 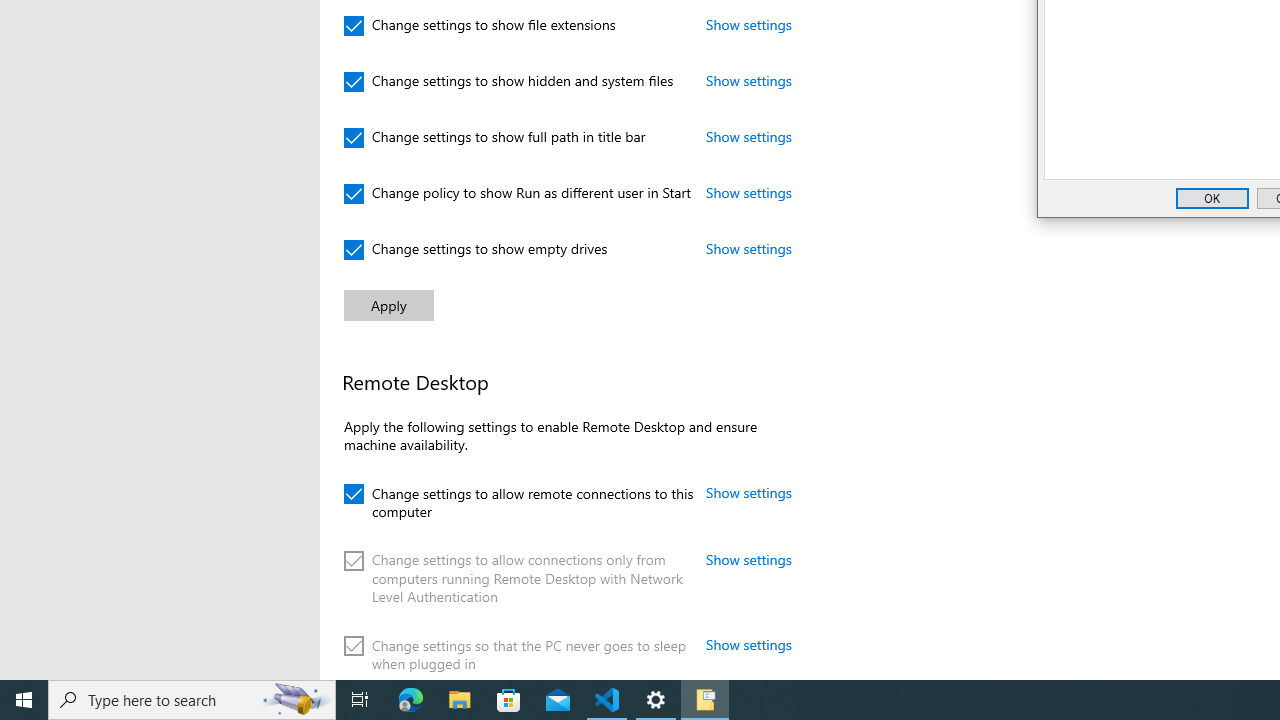 I want to click on 'Microsoft Edge', so click(x=410, y=698).